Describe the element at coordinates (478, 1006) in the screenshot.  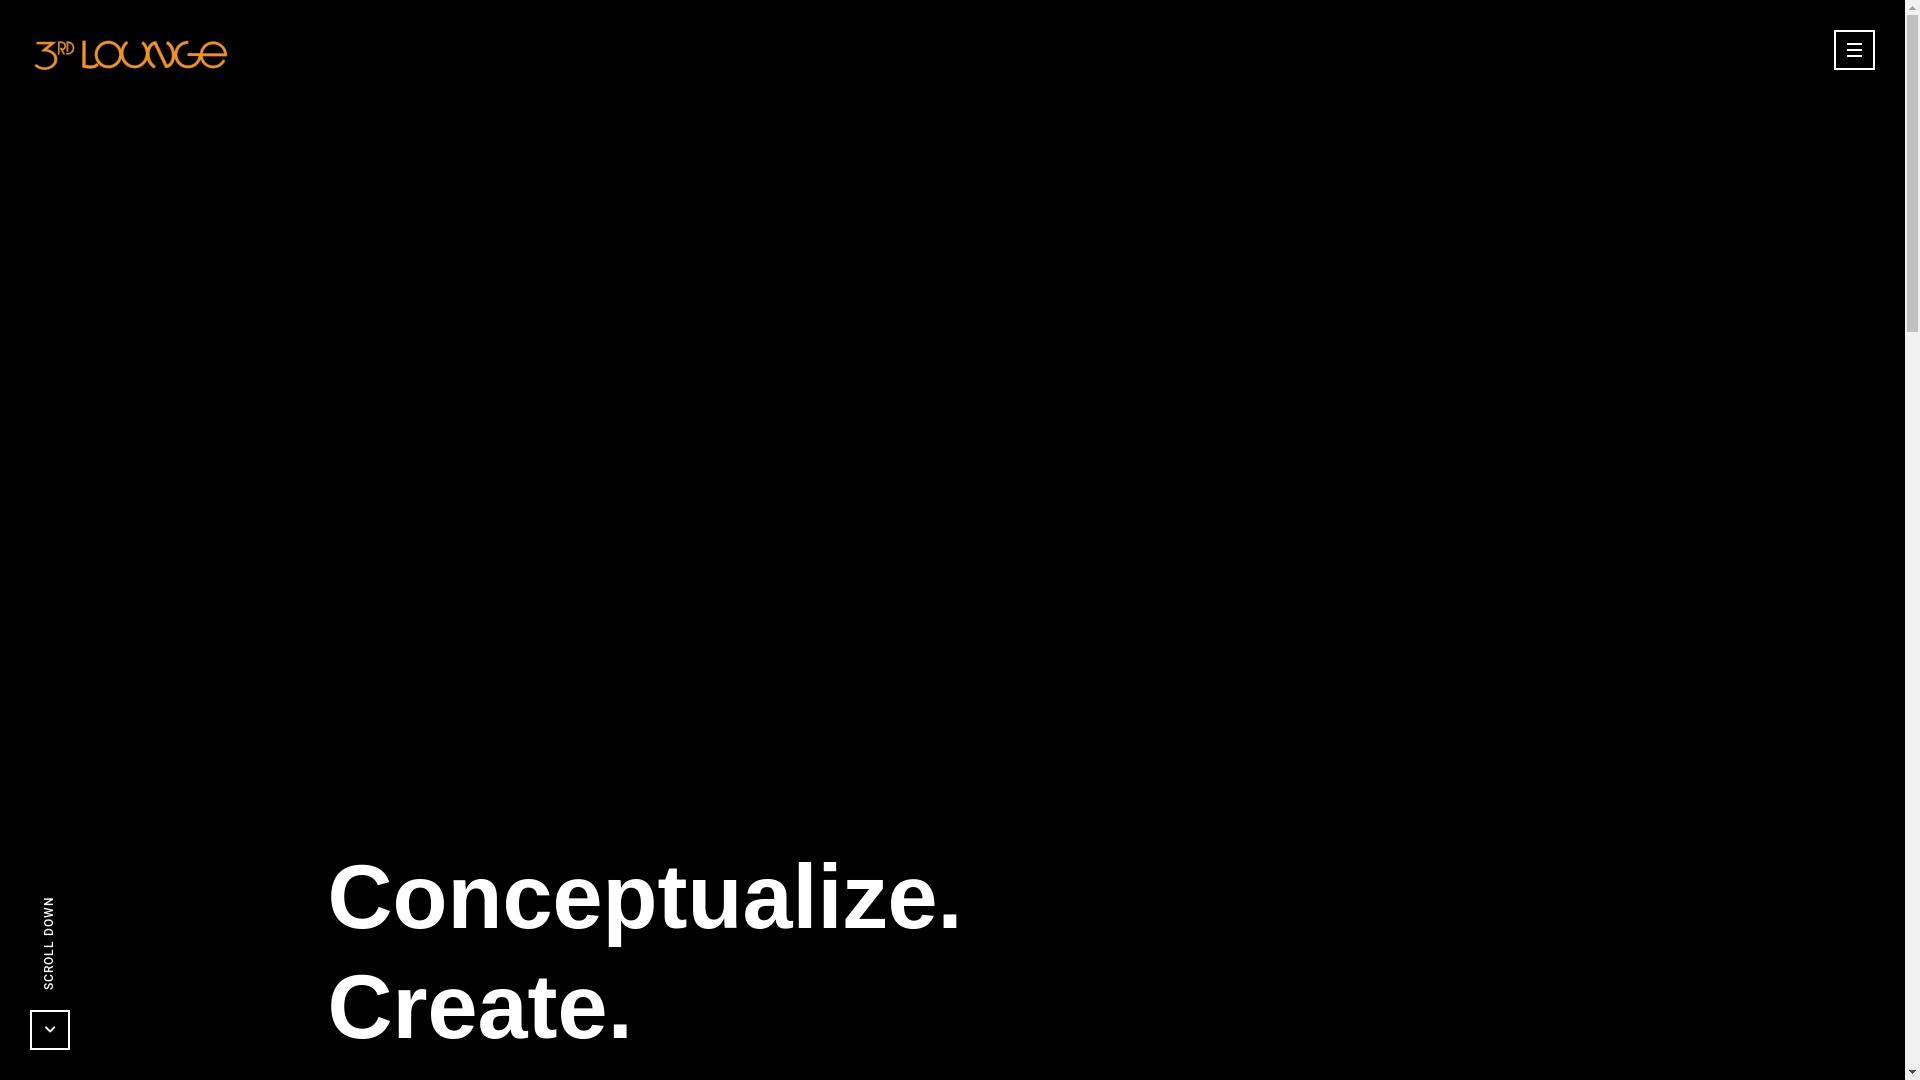
I see `'Create.'` at that location.